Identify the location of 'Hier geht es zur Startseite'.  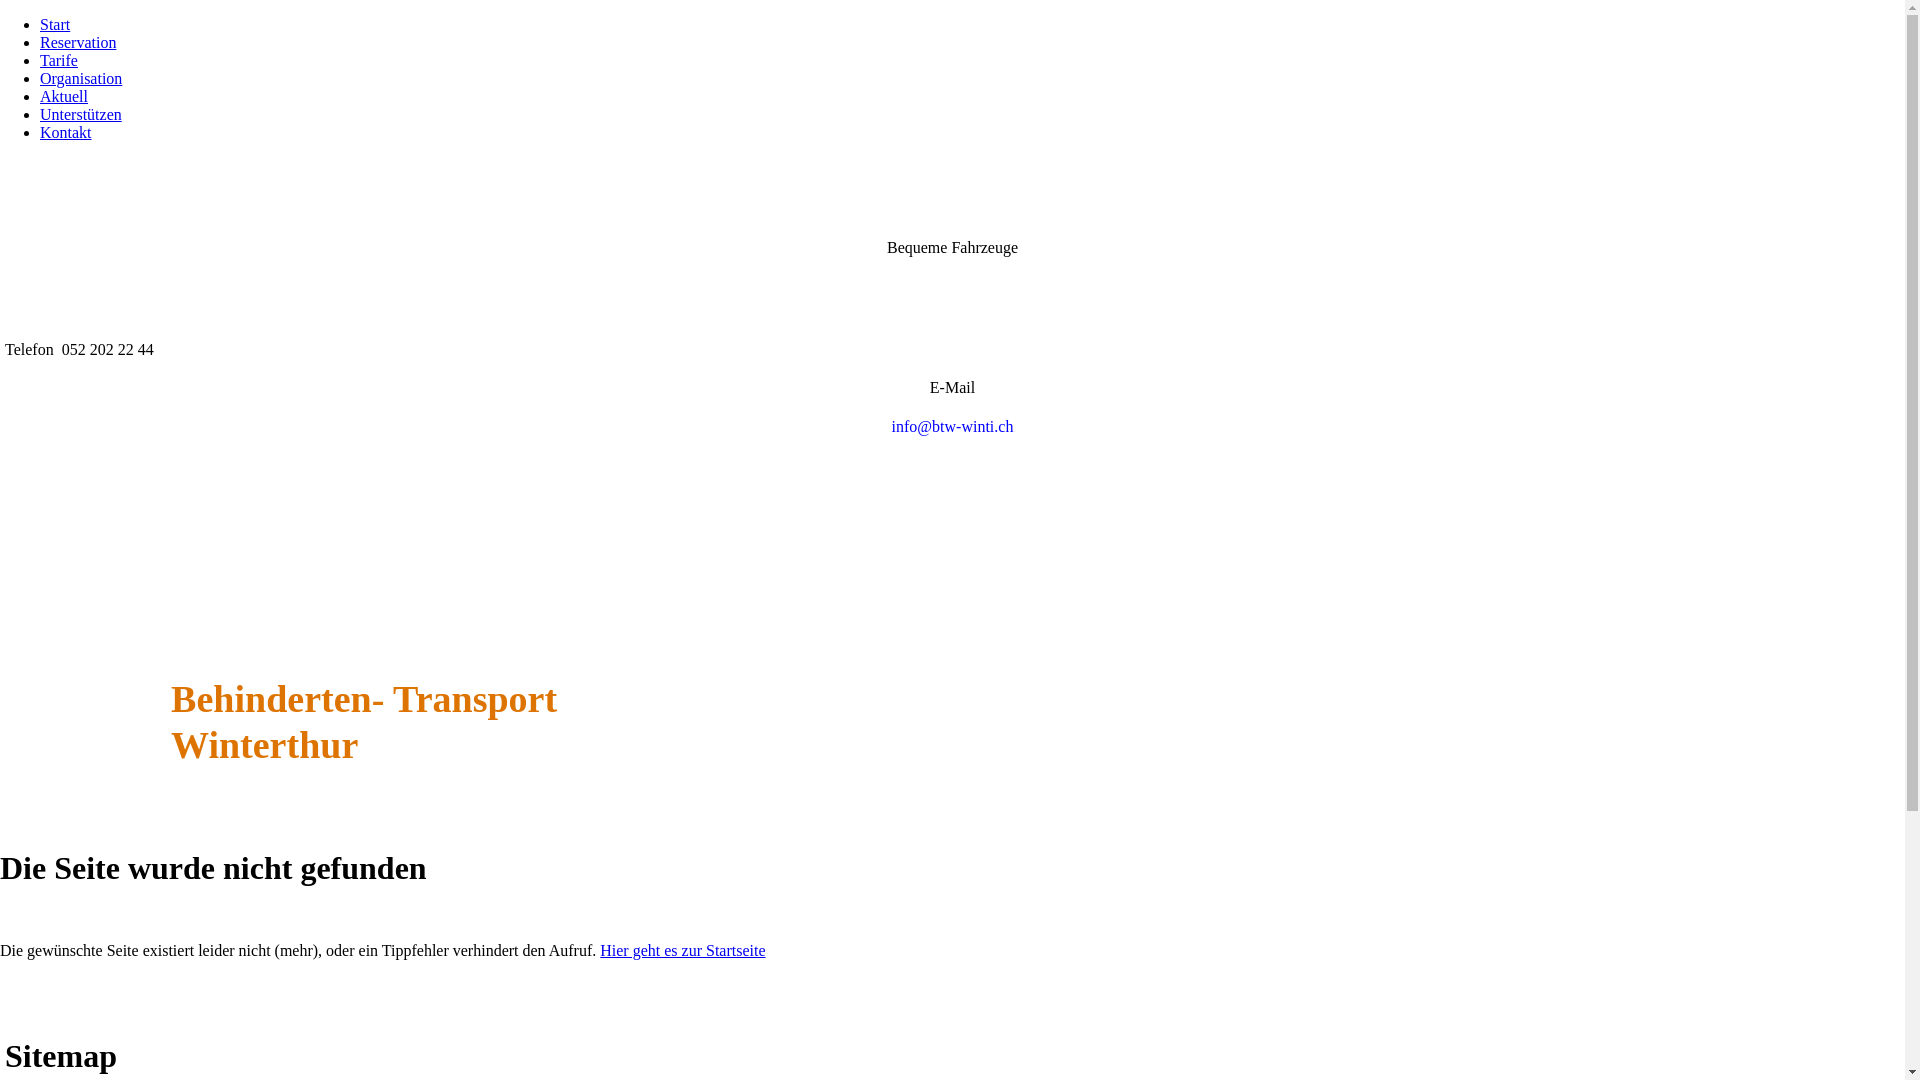
(682, 949).